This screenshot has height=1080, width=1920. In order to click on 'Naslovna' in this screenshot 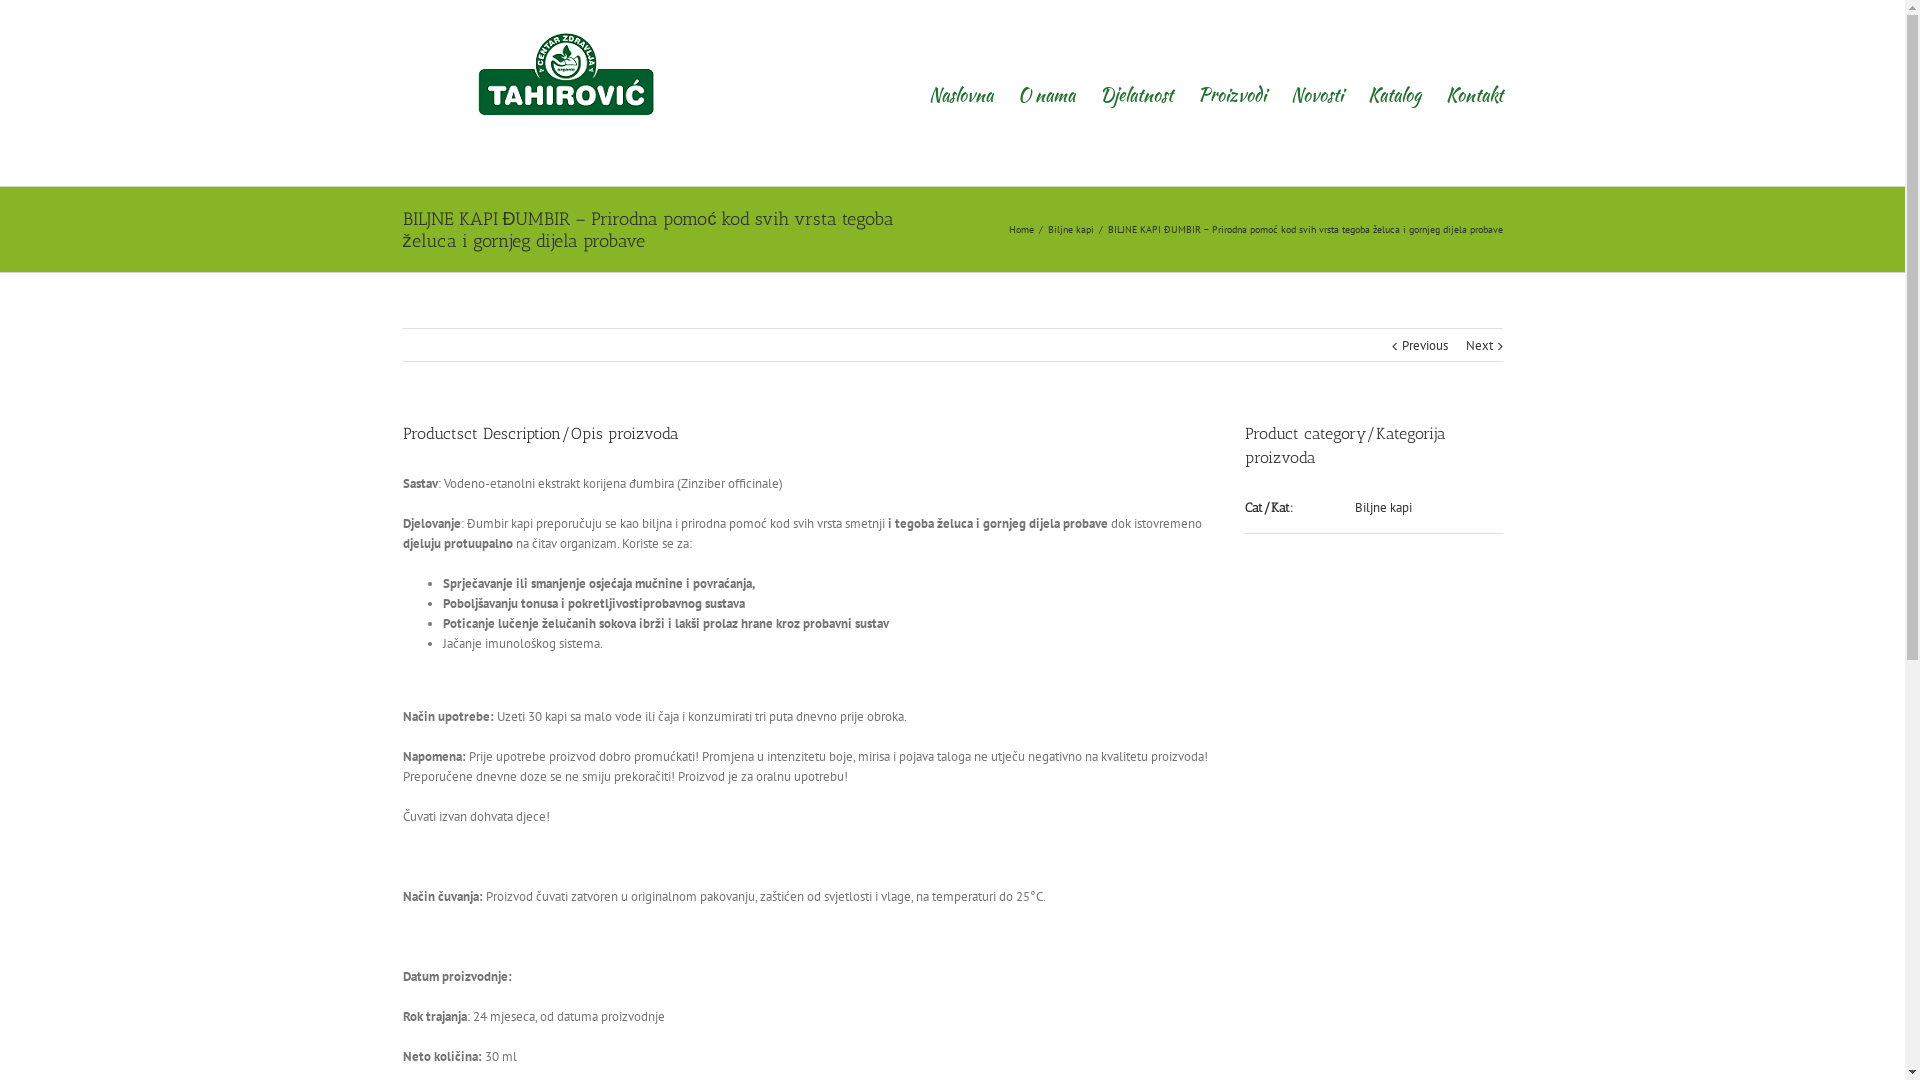, I will do `click(926, 92)`.